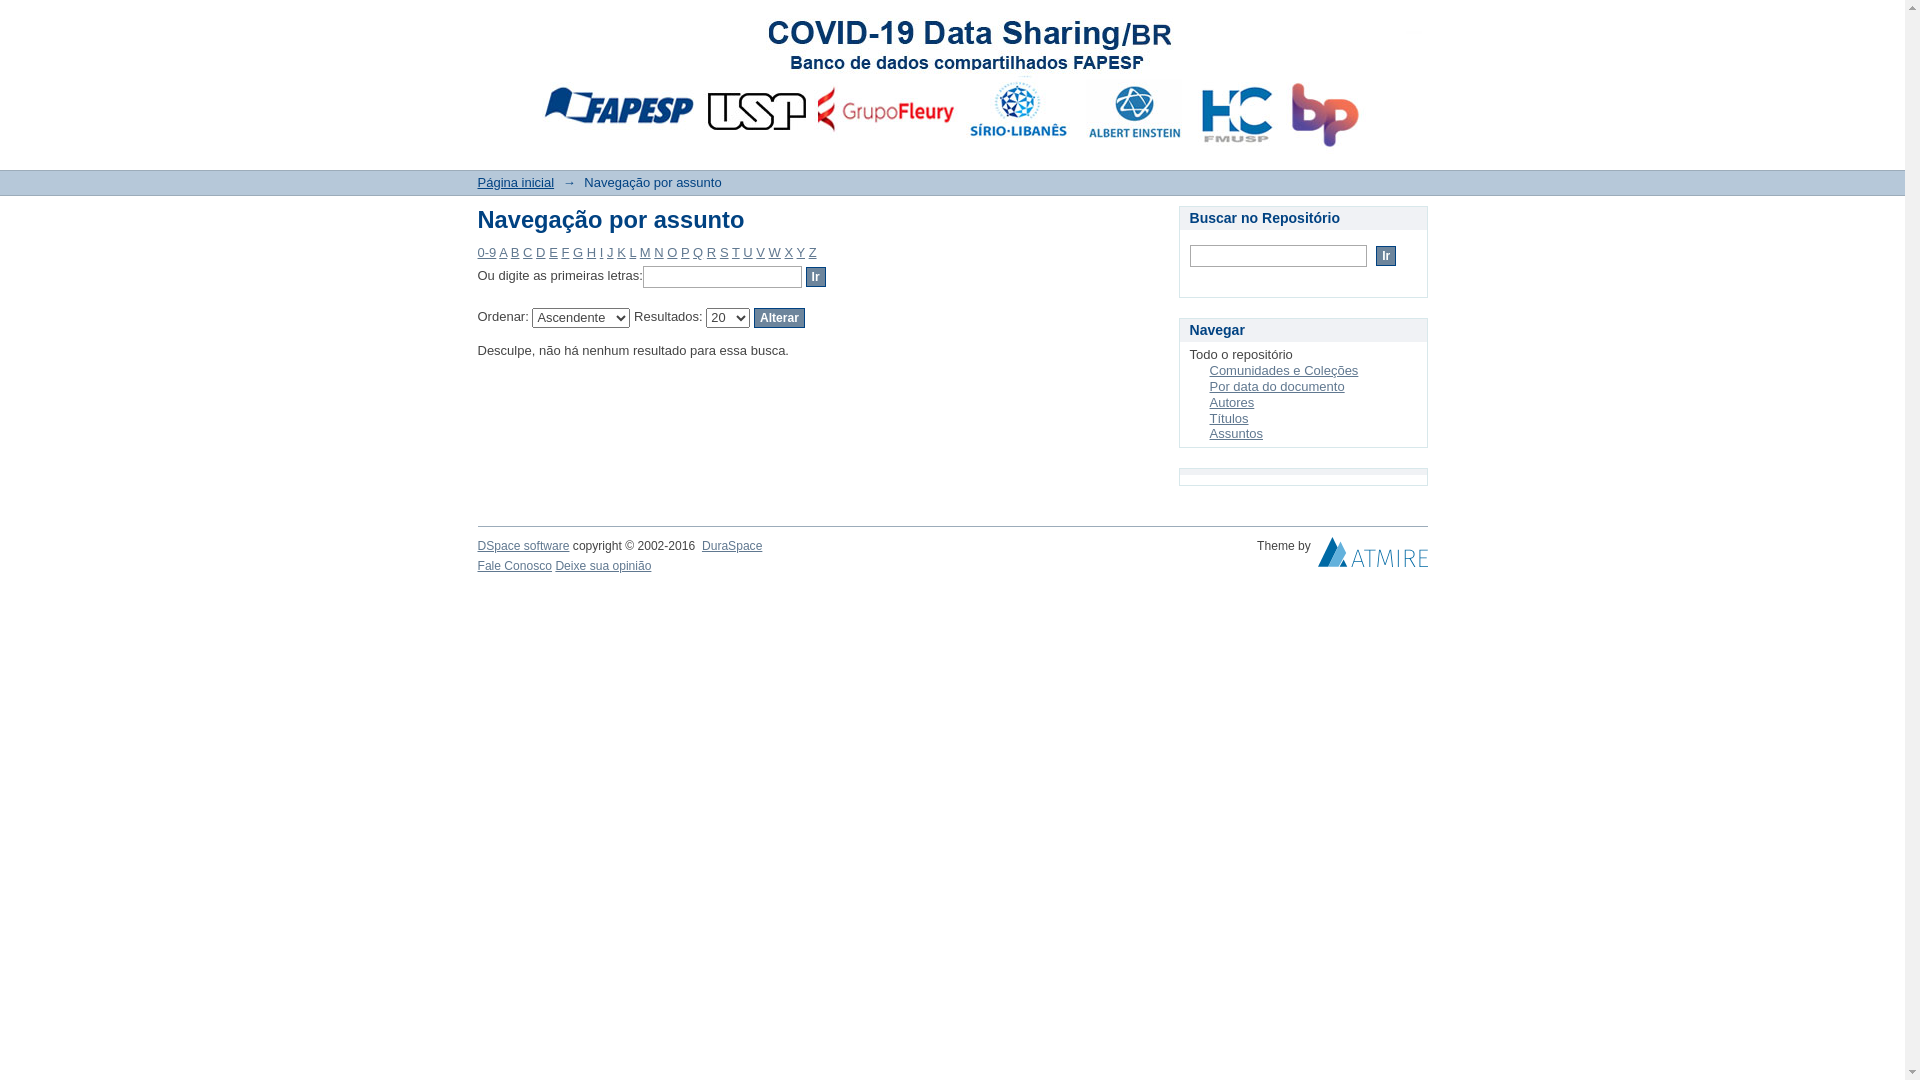 This screenshot has width=1920, height=1080. What do you see at coordinates (787, 251) in the screenshot?
I see `'X'` at bounding box center [787, 251].